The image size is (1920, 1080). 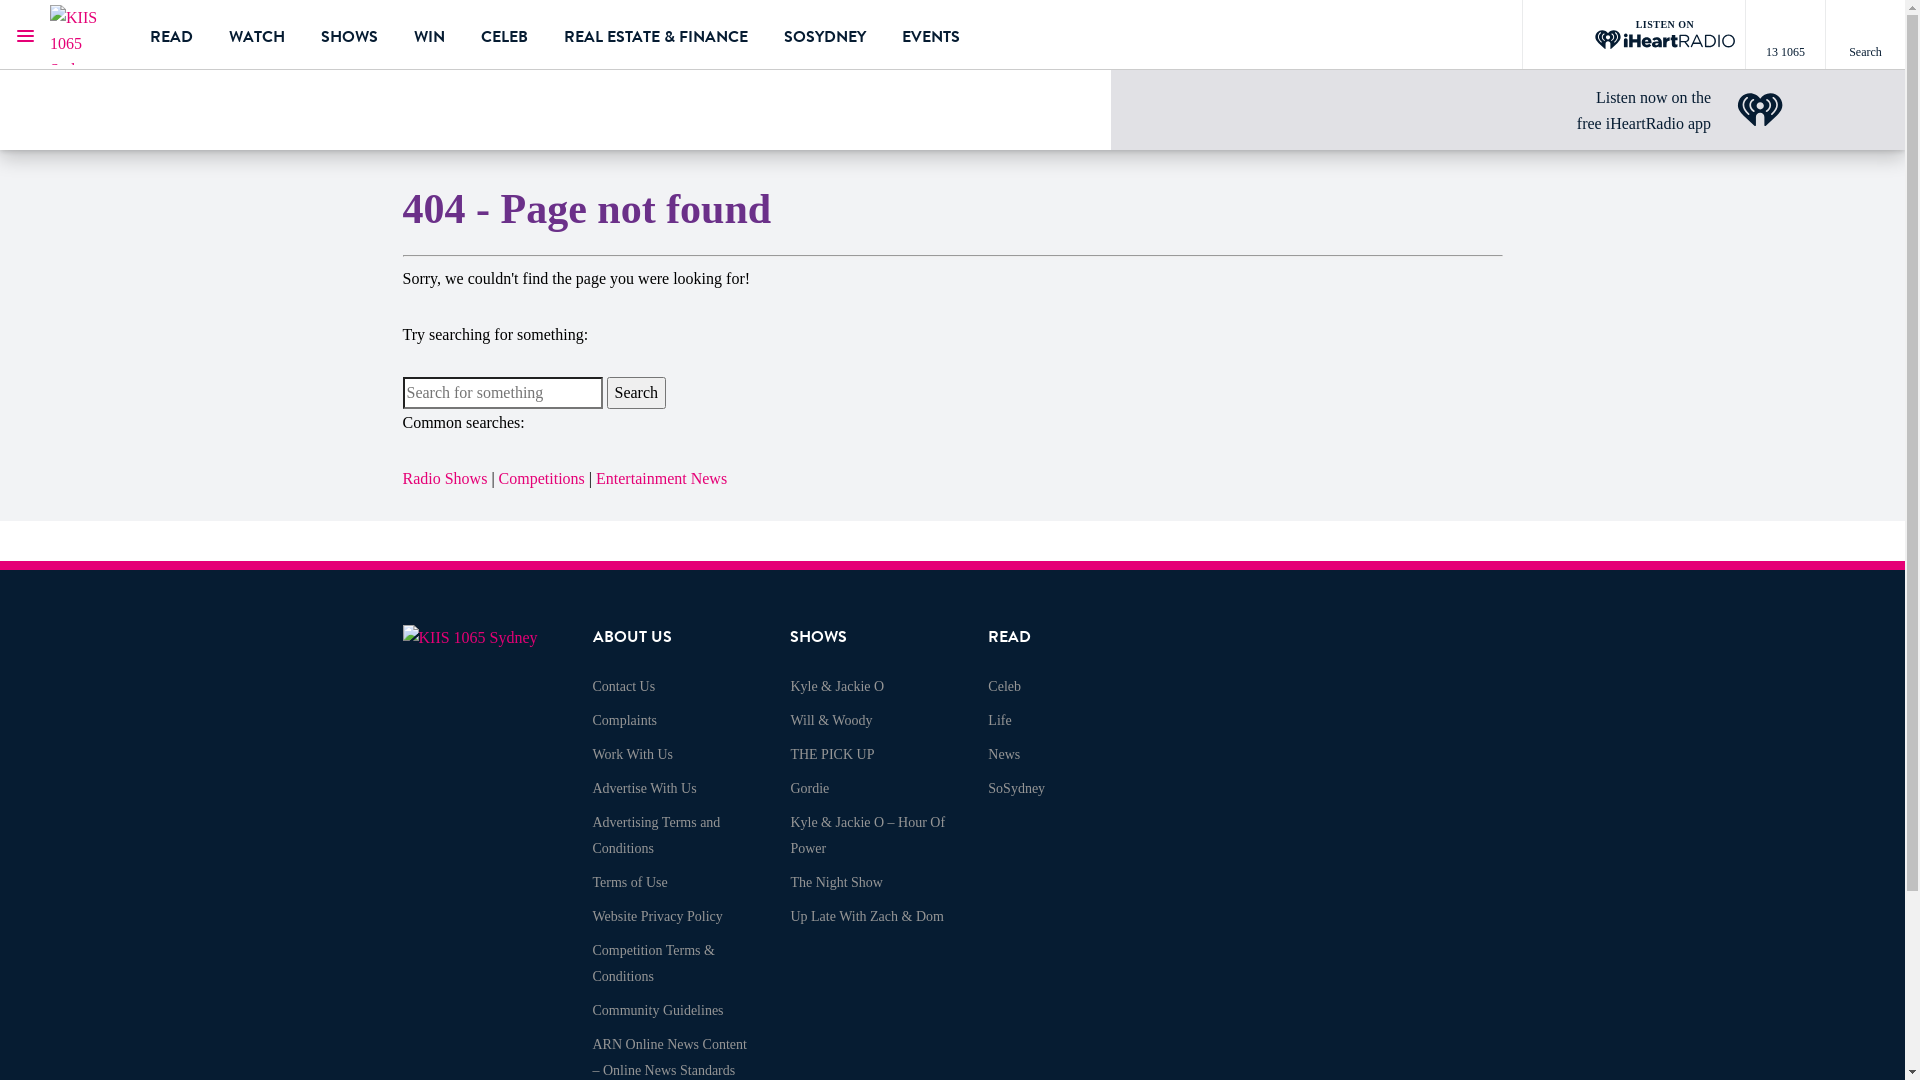 I want to click on 'Menu', so click(x=24, y=34).